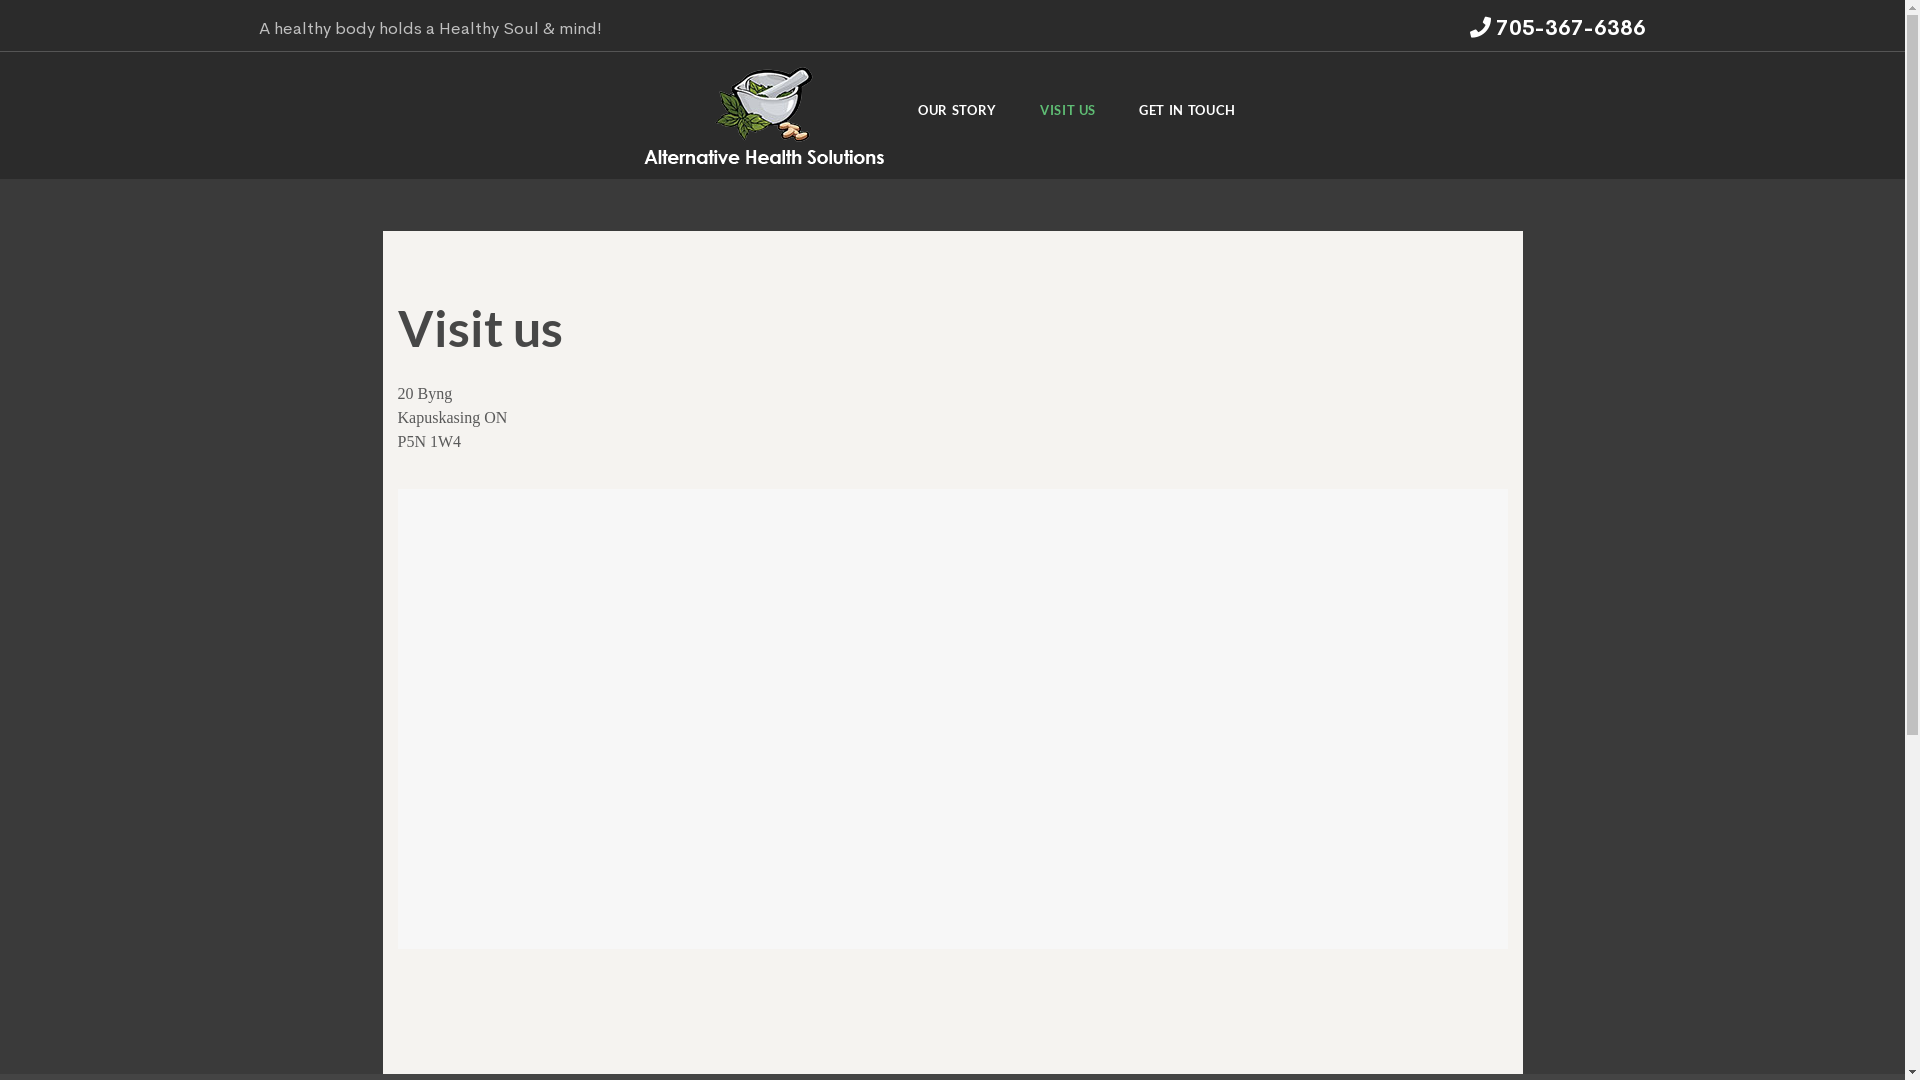 This screenshot has height=1080, width=1920. Describe the element at coordinates (1187, 115) in the screenshot. I see `'GET IN TOUCH'` at that location.